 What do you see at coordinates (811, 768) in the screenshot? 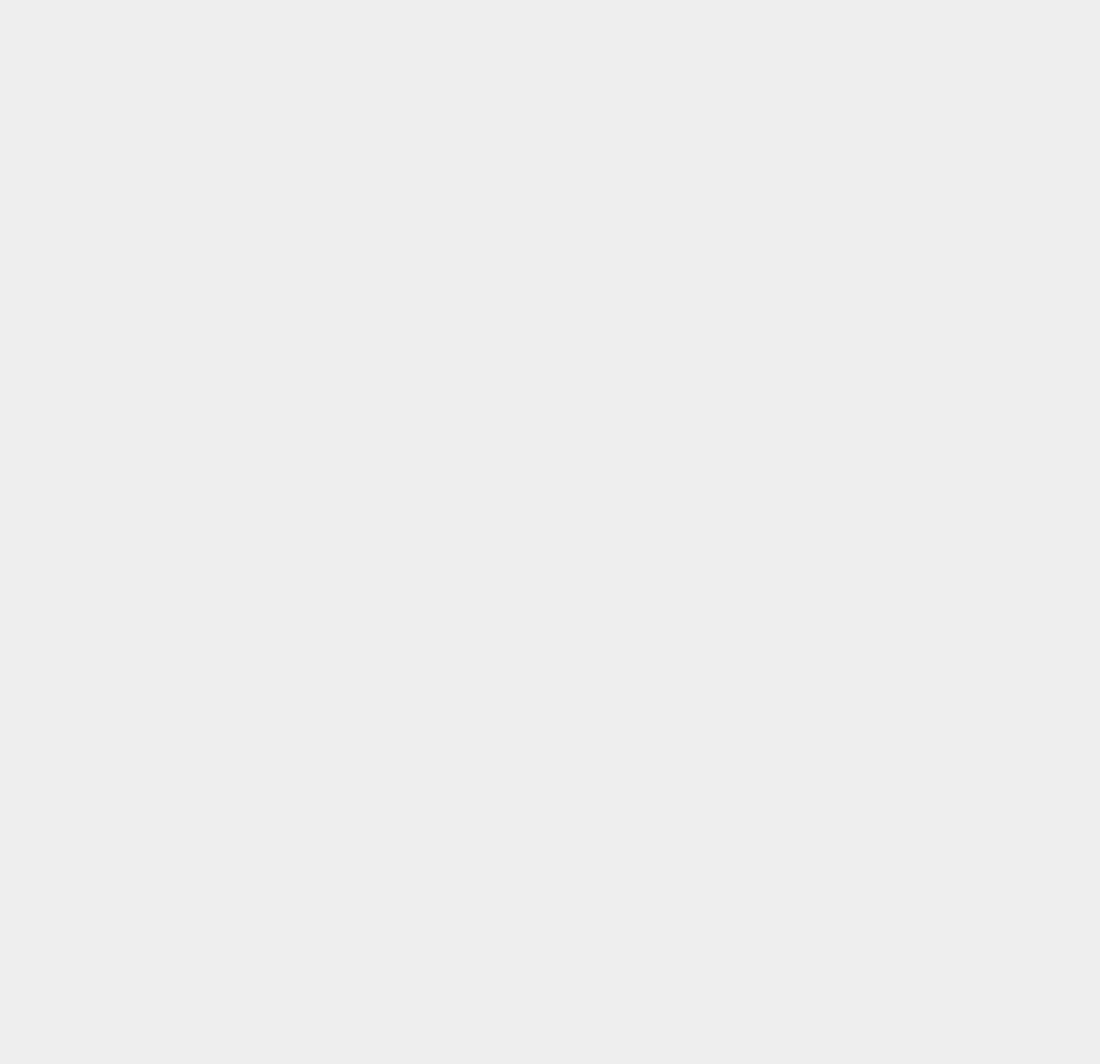
I see `'Call Center'` at bounding box center [811, 768].